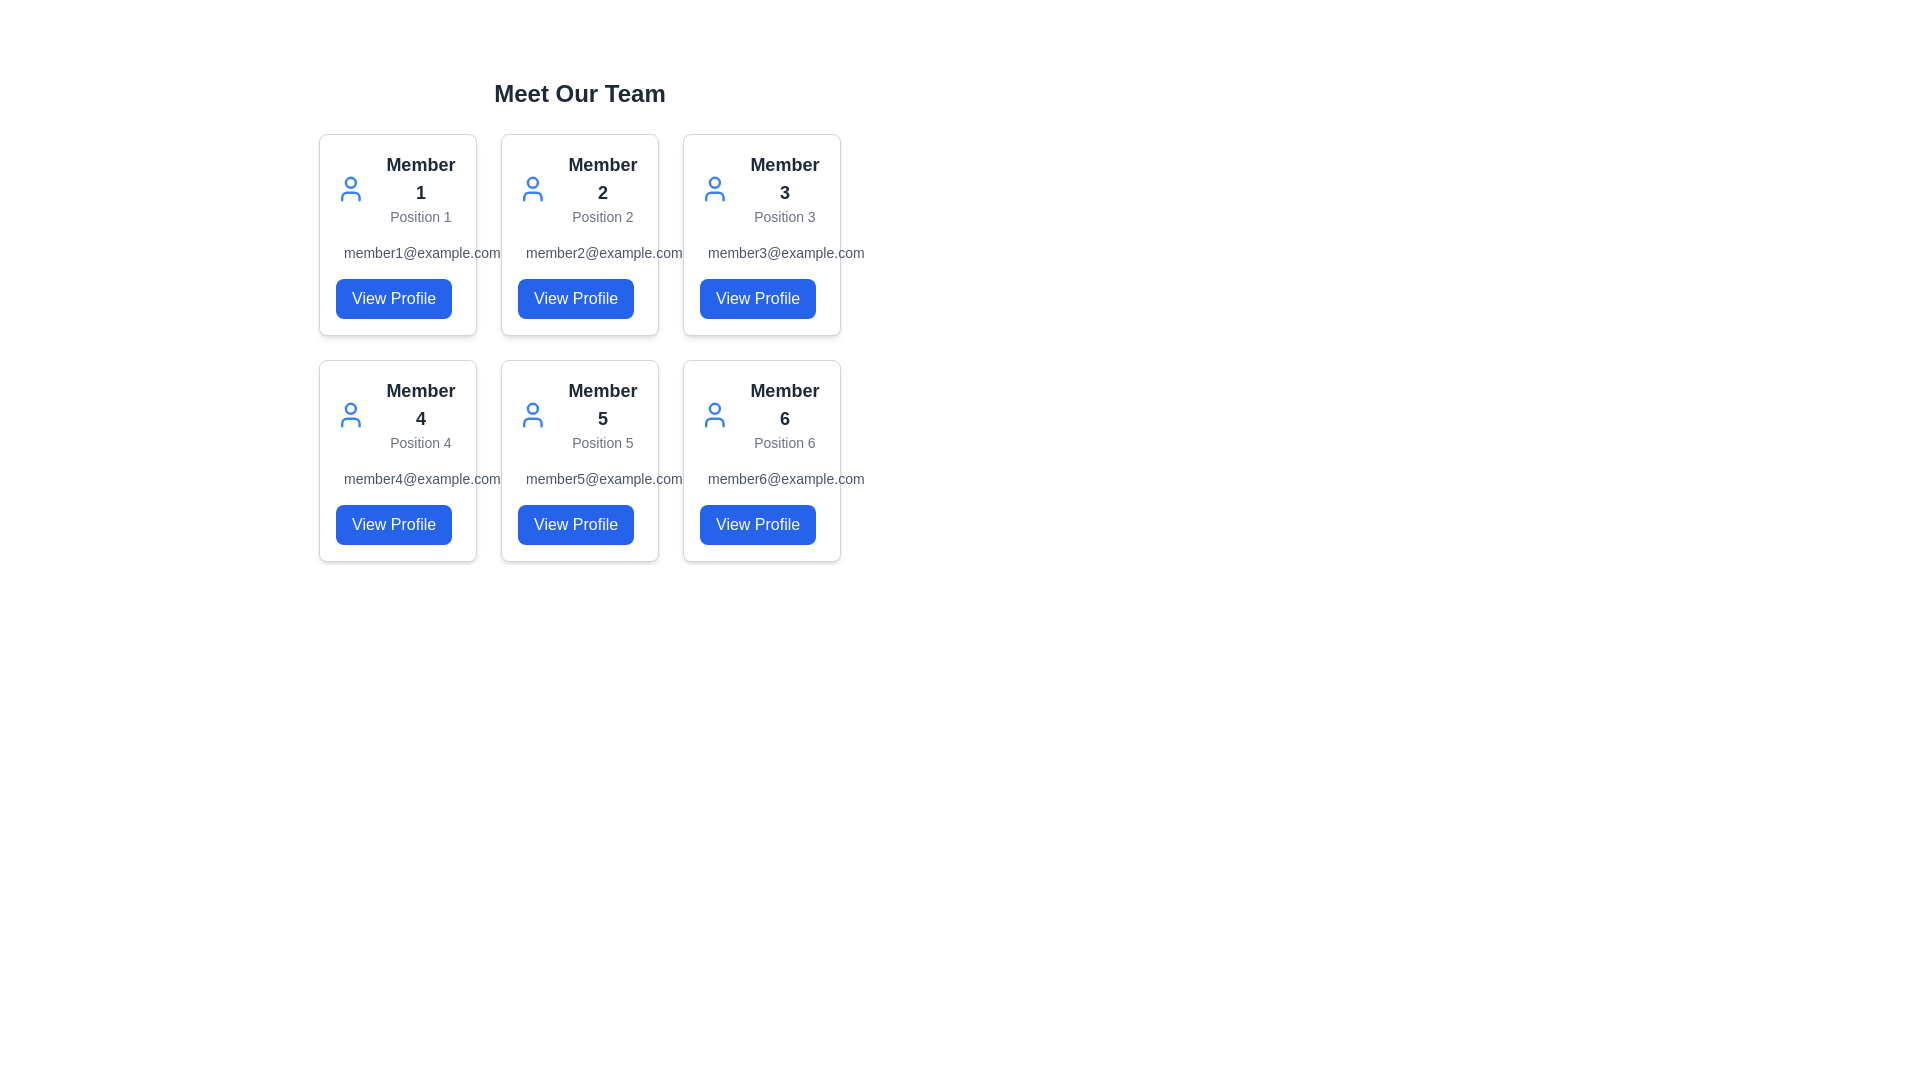 The image size is (1920, 1080). What do you see at coordinates (714, 182) in the screenshot?
I see `the circular head icon in the 'Meet Our Team' grid layout, specifically the member labeled 'Member 3' located in the first row, third column` at bounding box center [714, 182].